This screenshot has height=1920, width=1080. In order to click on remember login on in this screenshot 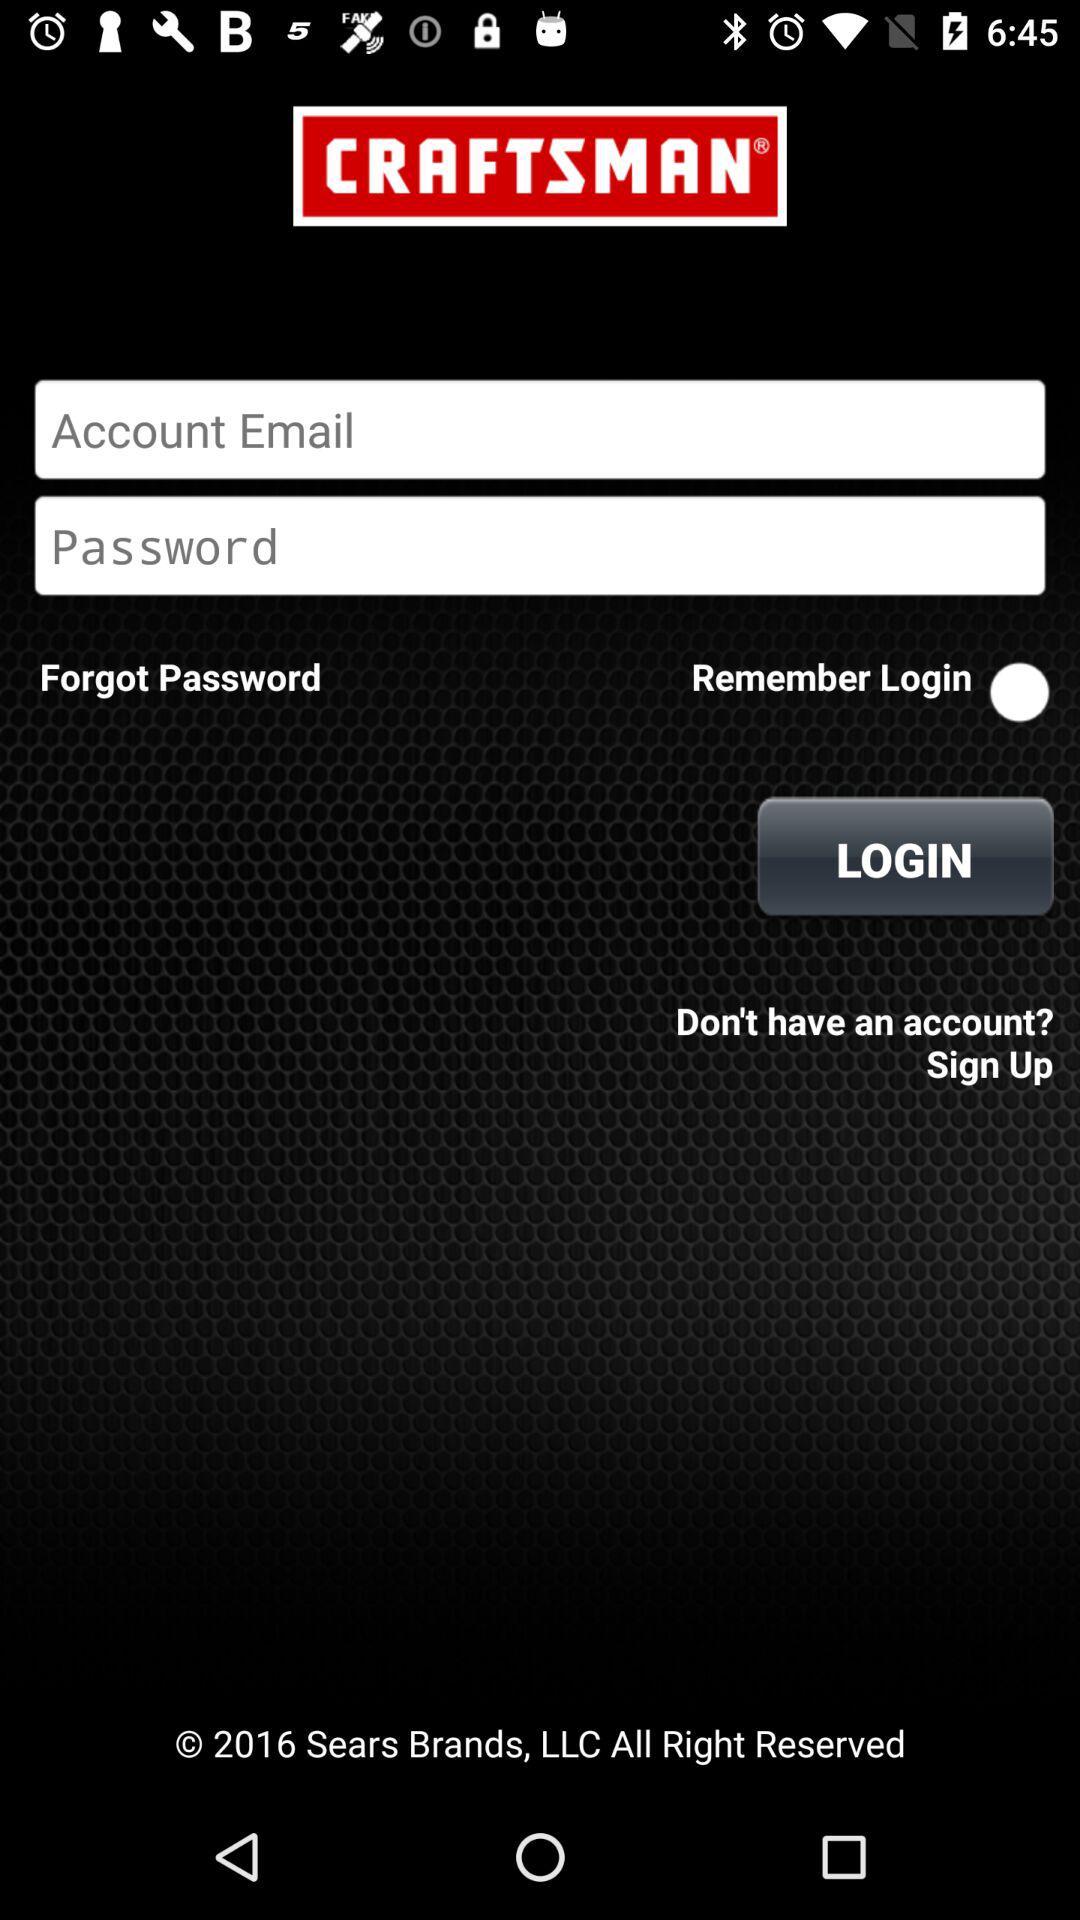, I will do `click(1019, 692)`.